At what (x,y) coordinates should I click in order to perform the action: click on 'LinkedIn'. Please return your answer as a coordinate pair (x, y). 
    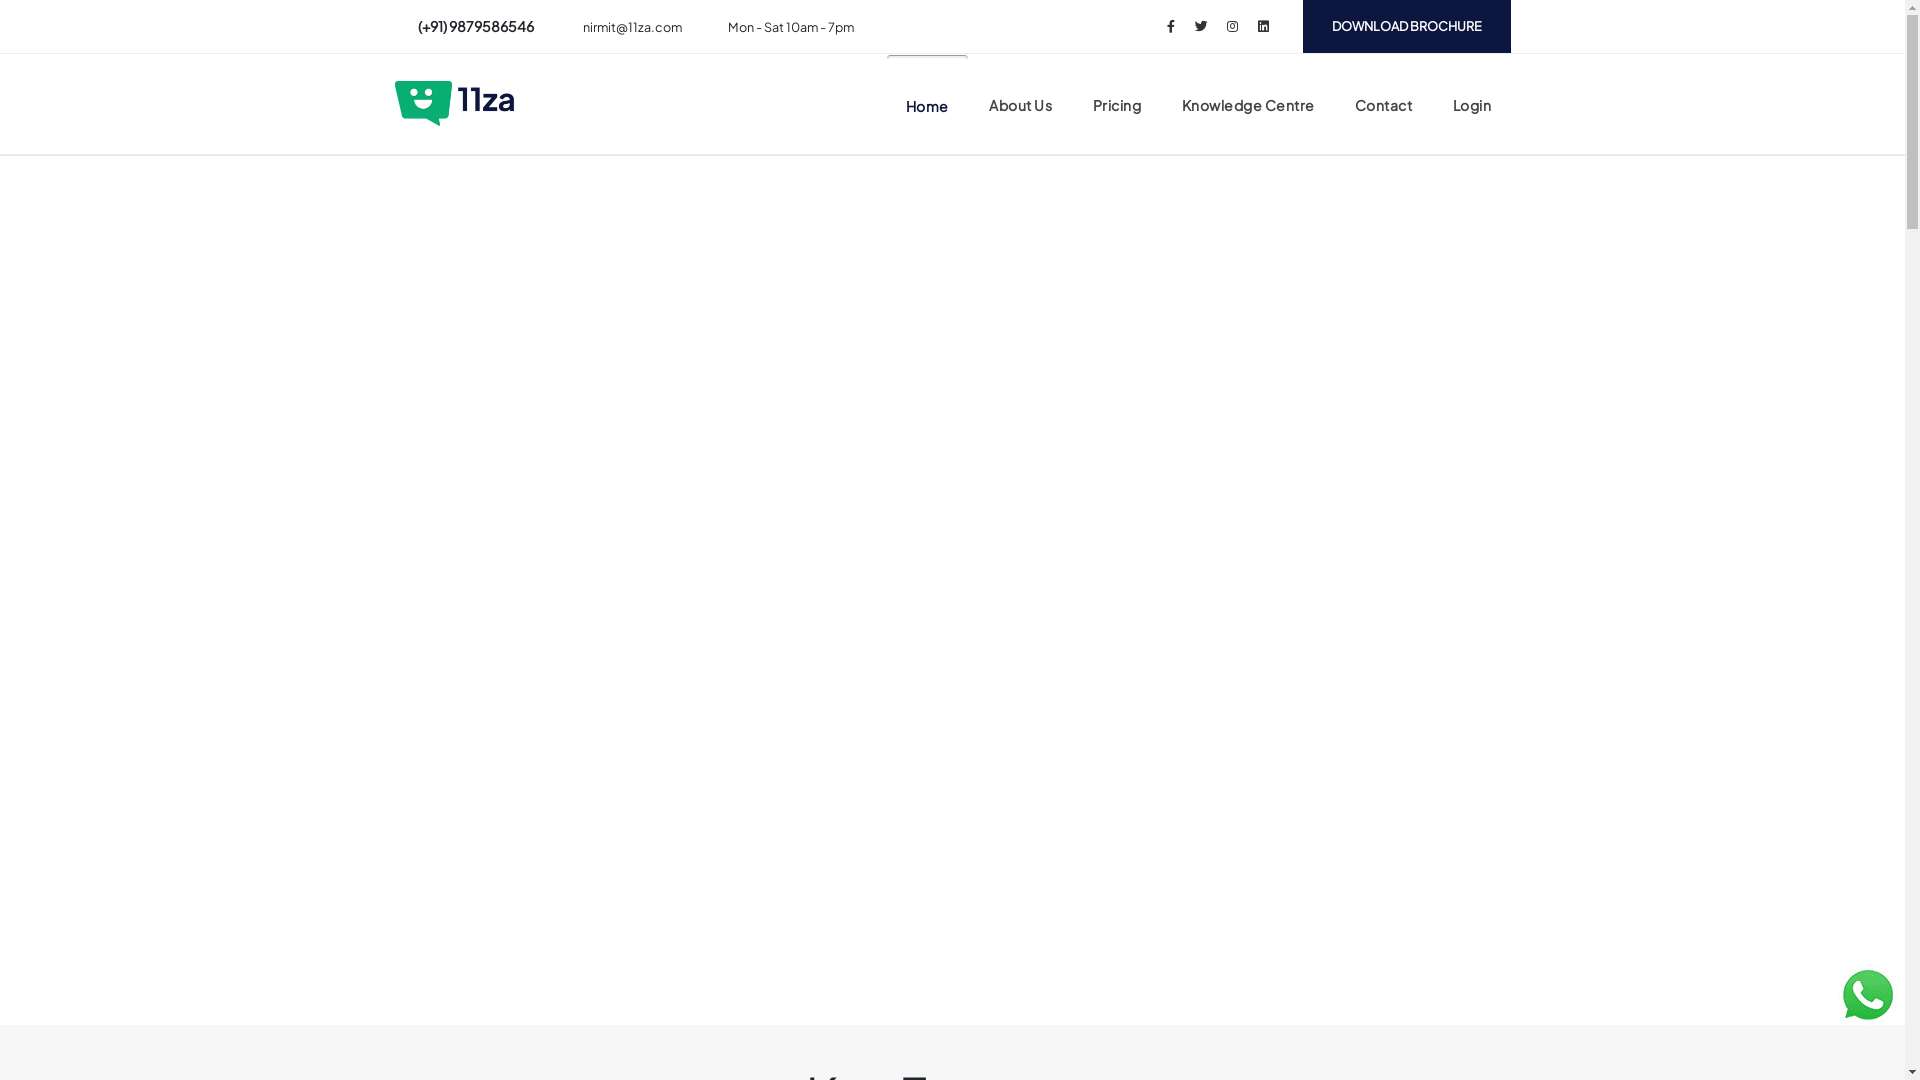
    Looking at the image, I should click on (1262, 26).